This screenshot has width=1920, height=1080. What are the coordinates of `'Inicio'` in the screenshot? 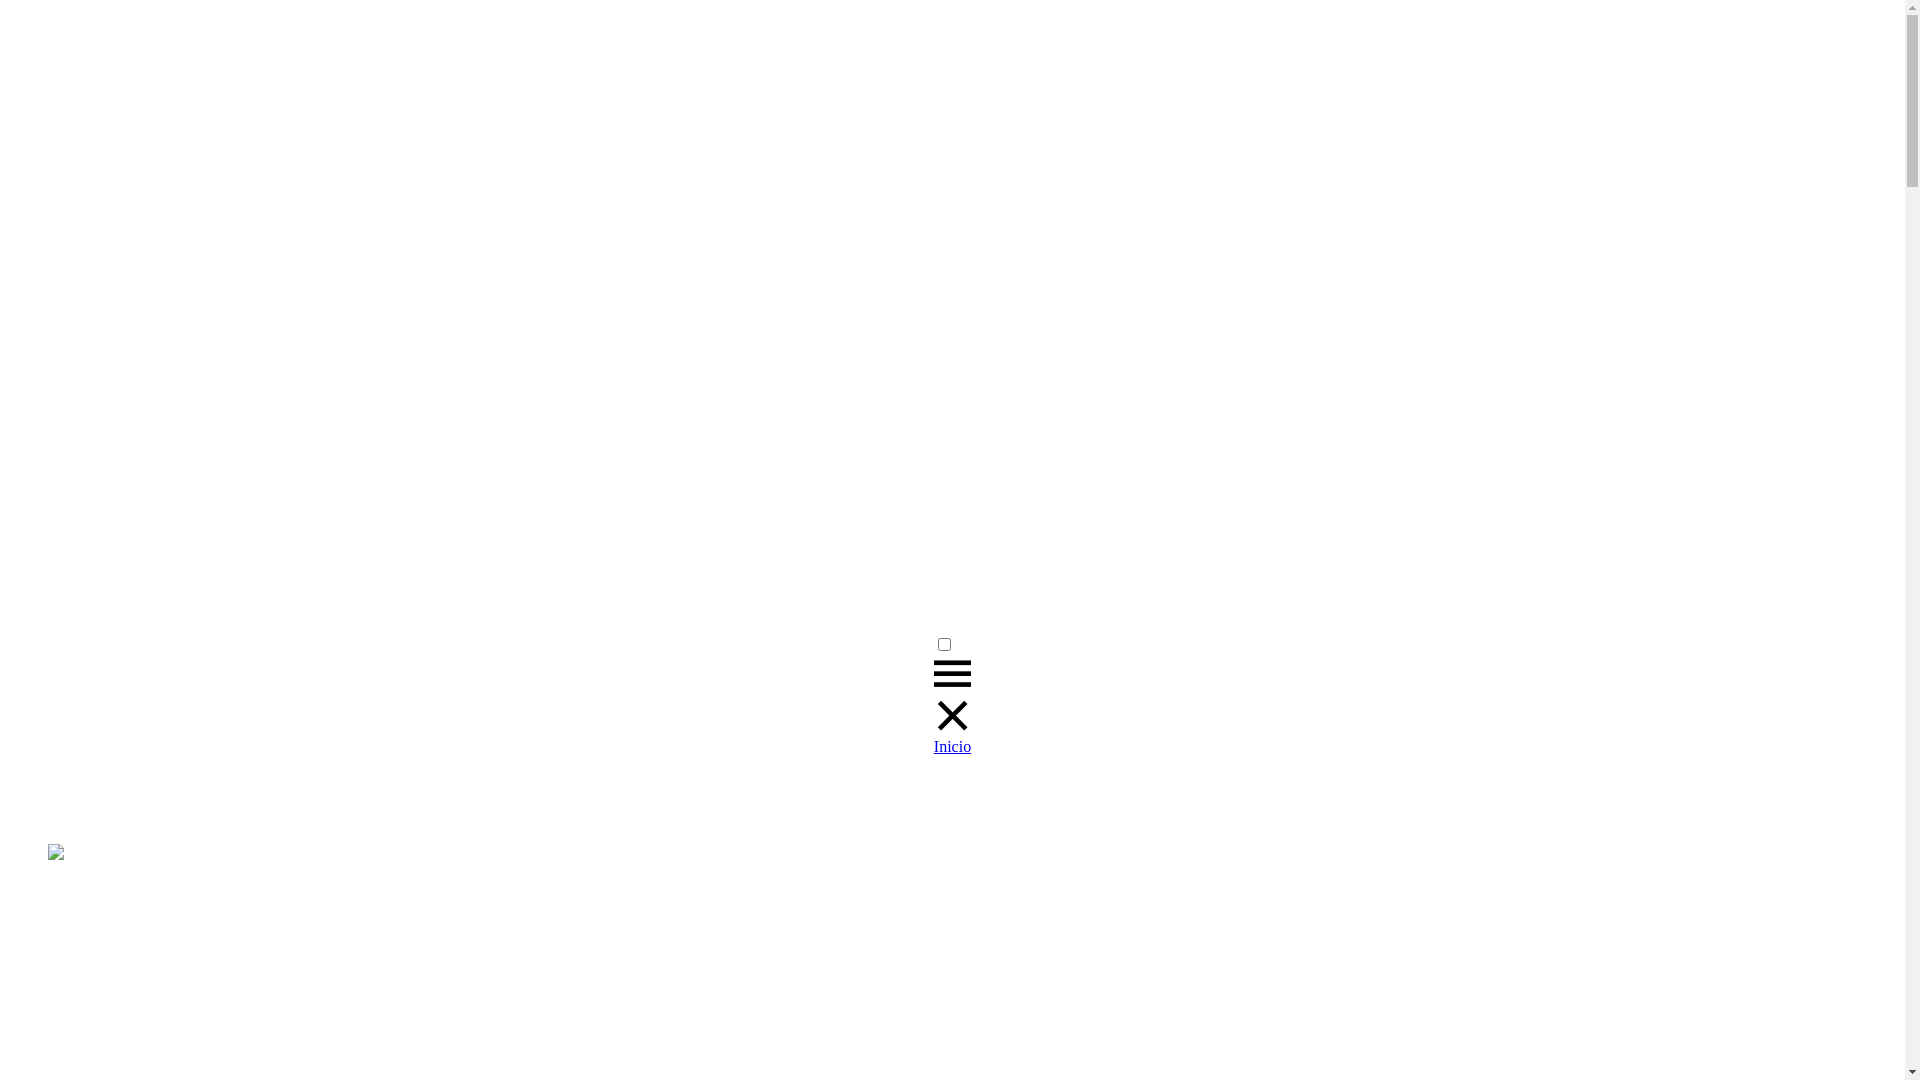 It's located at (951, 746).